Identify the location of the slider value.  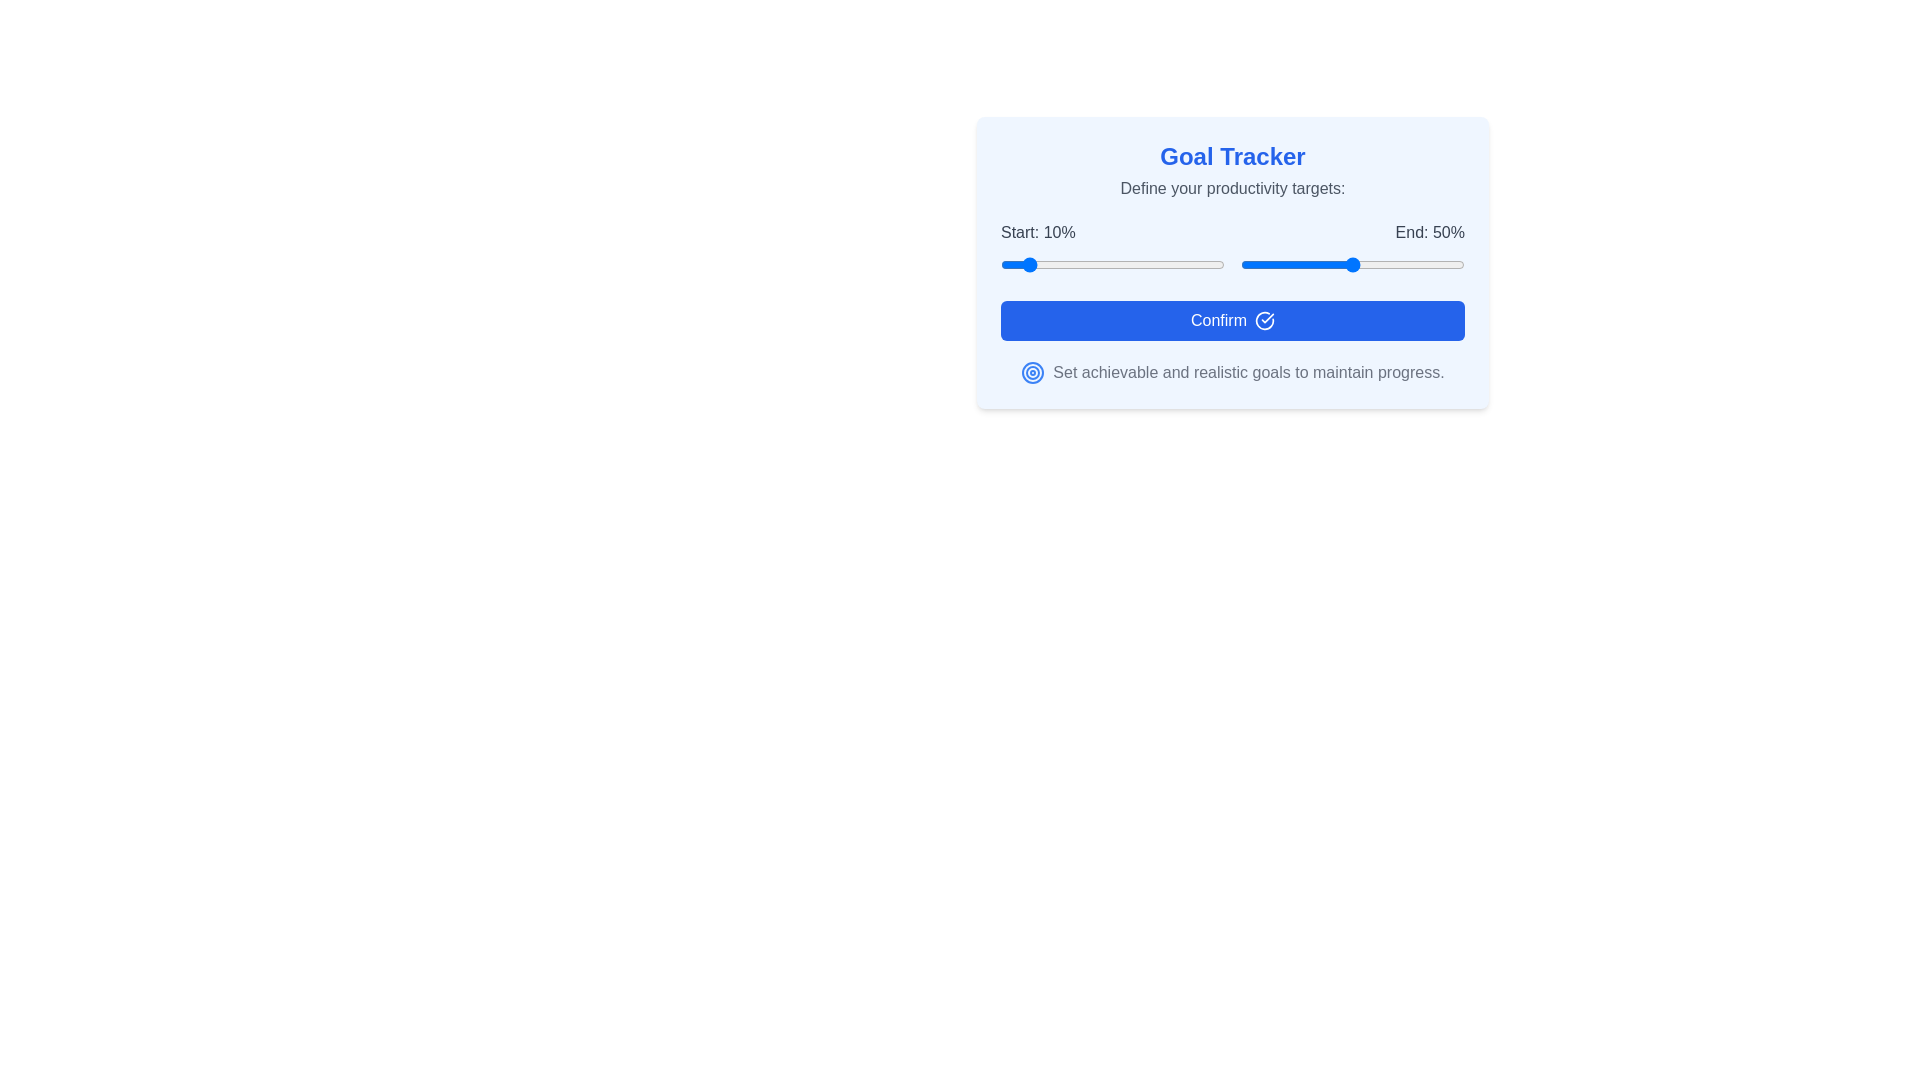
(1044, 264).